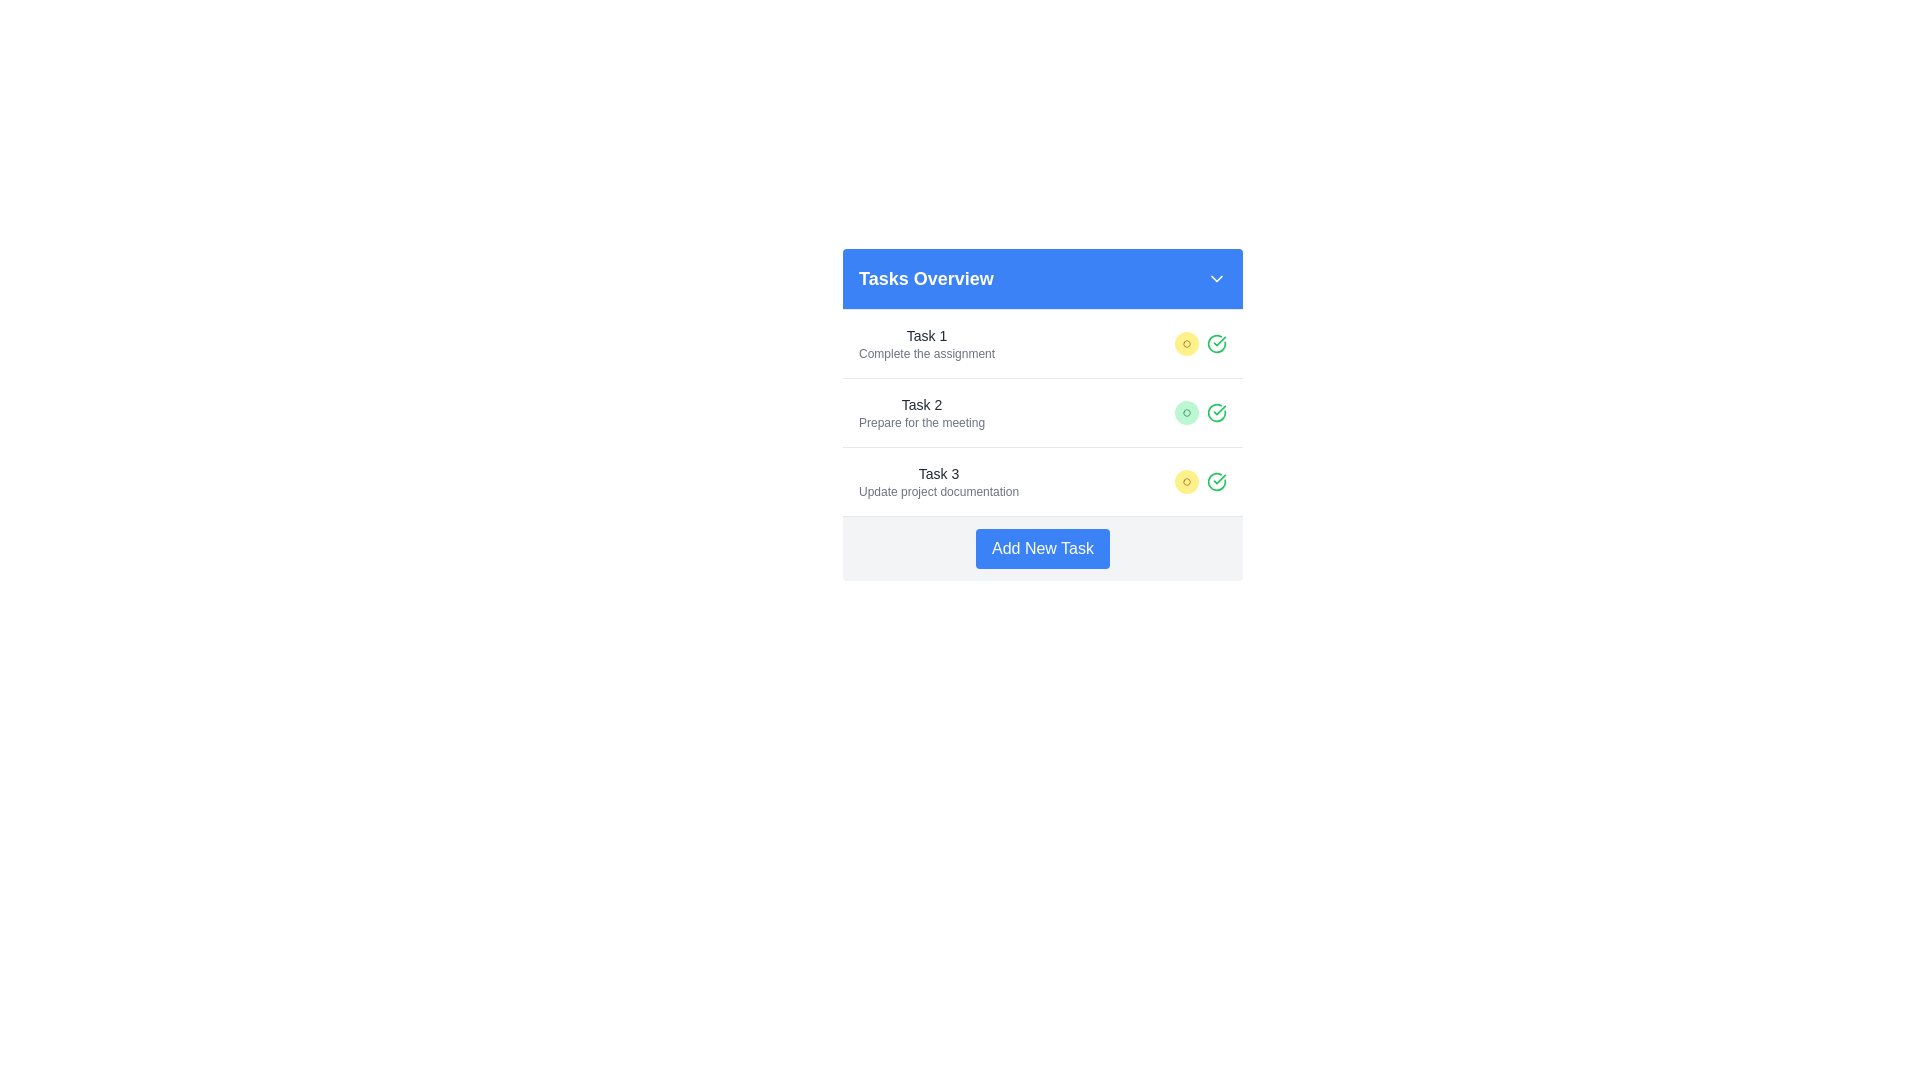 The width and height of the screenshot is (1920, 1080). Describe the element at coordinates (925, 353) in the screenshot. I see `the text label that reads 'Complete the assignment', which is styled in a small light gray font and located directly beneath the 'Task 1' header in the task description interface` at that location.